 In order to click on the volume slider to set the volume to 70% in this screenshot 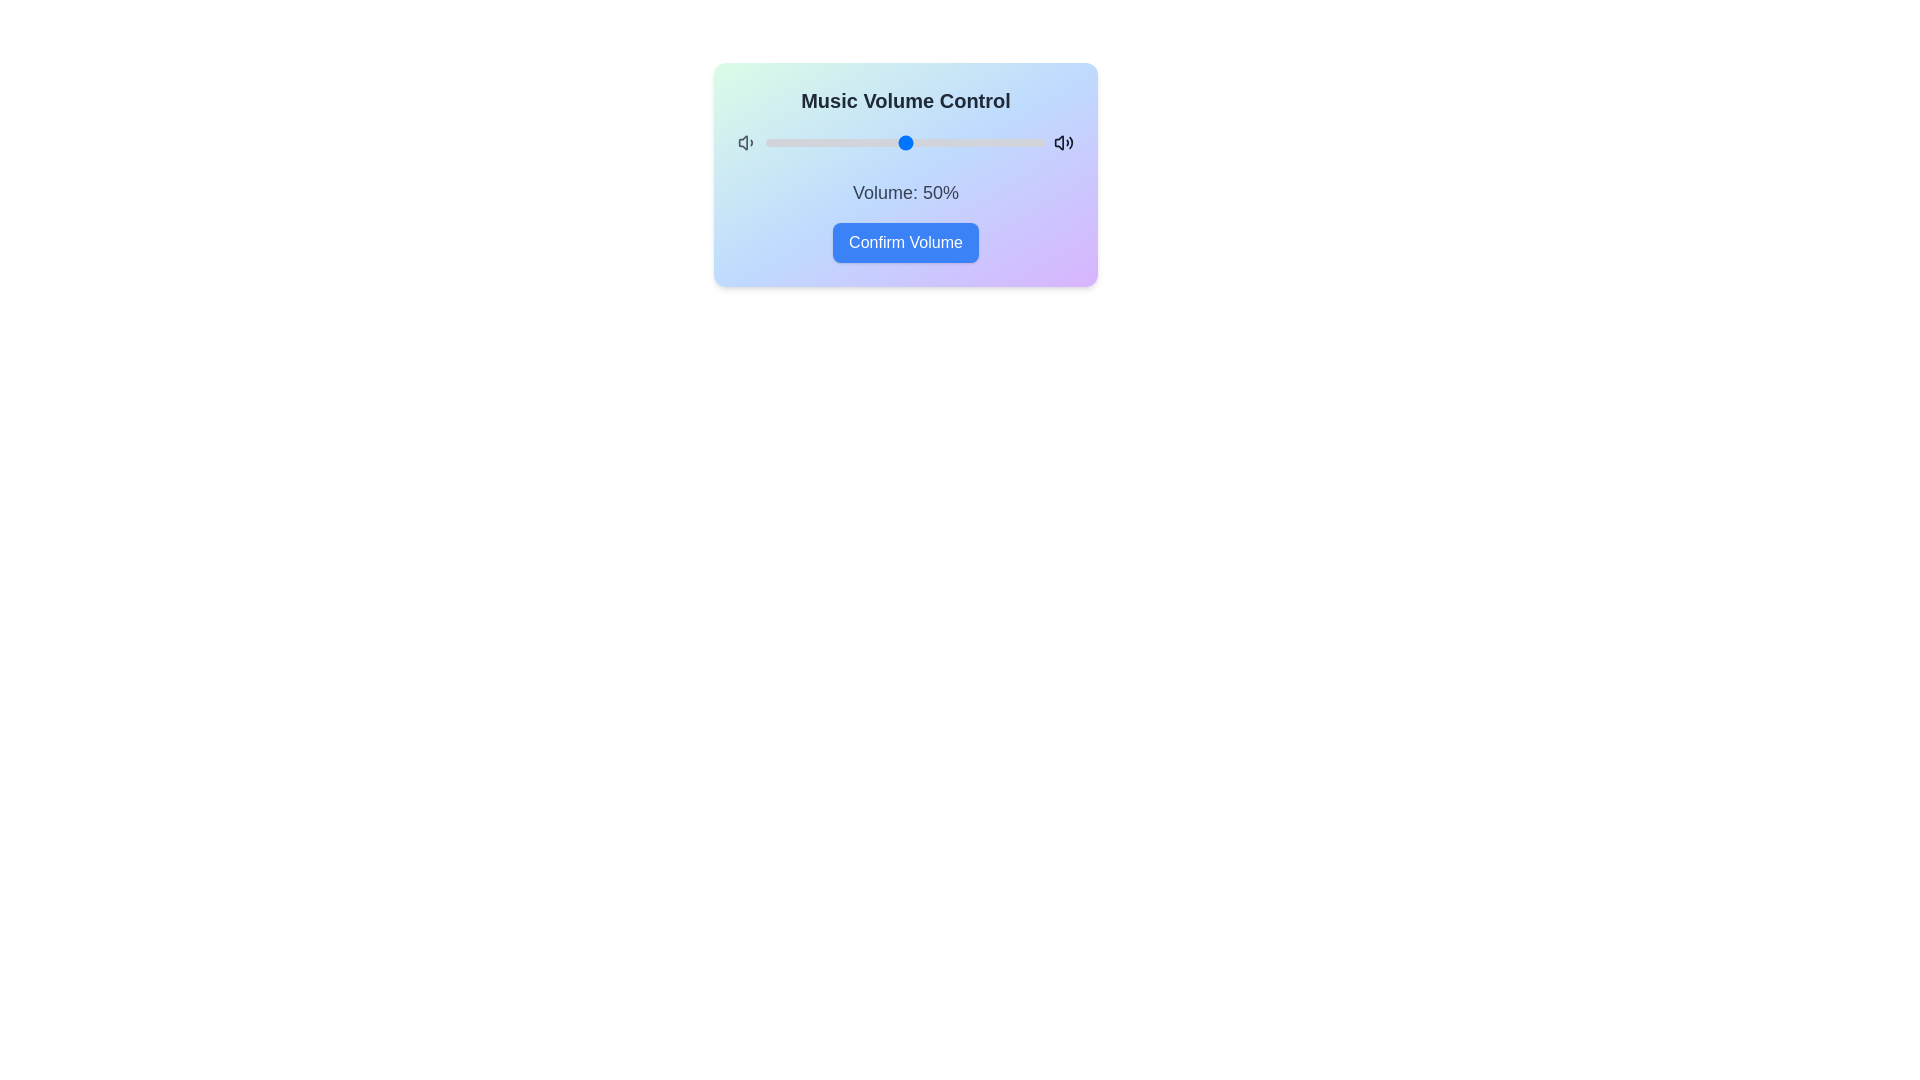, I will do `click(961, 141)`.